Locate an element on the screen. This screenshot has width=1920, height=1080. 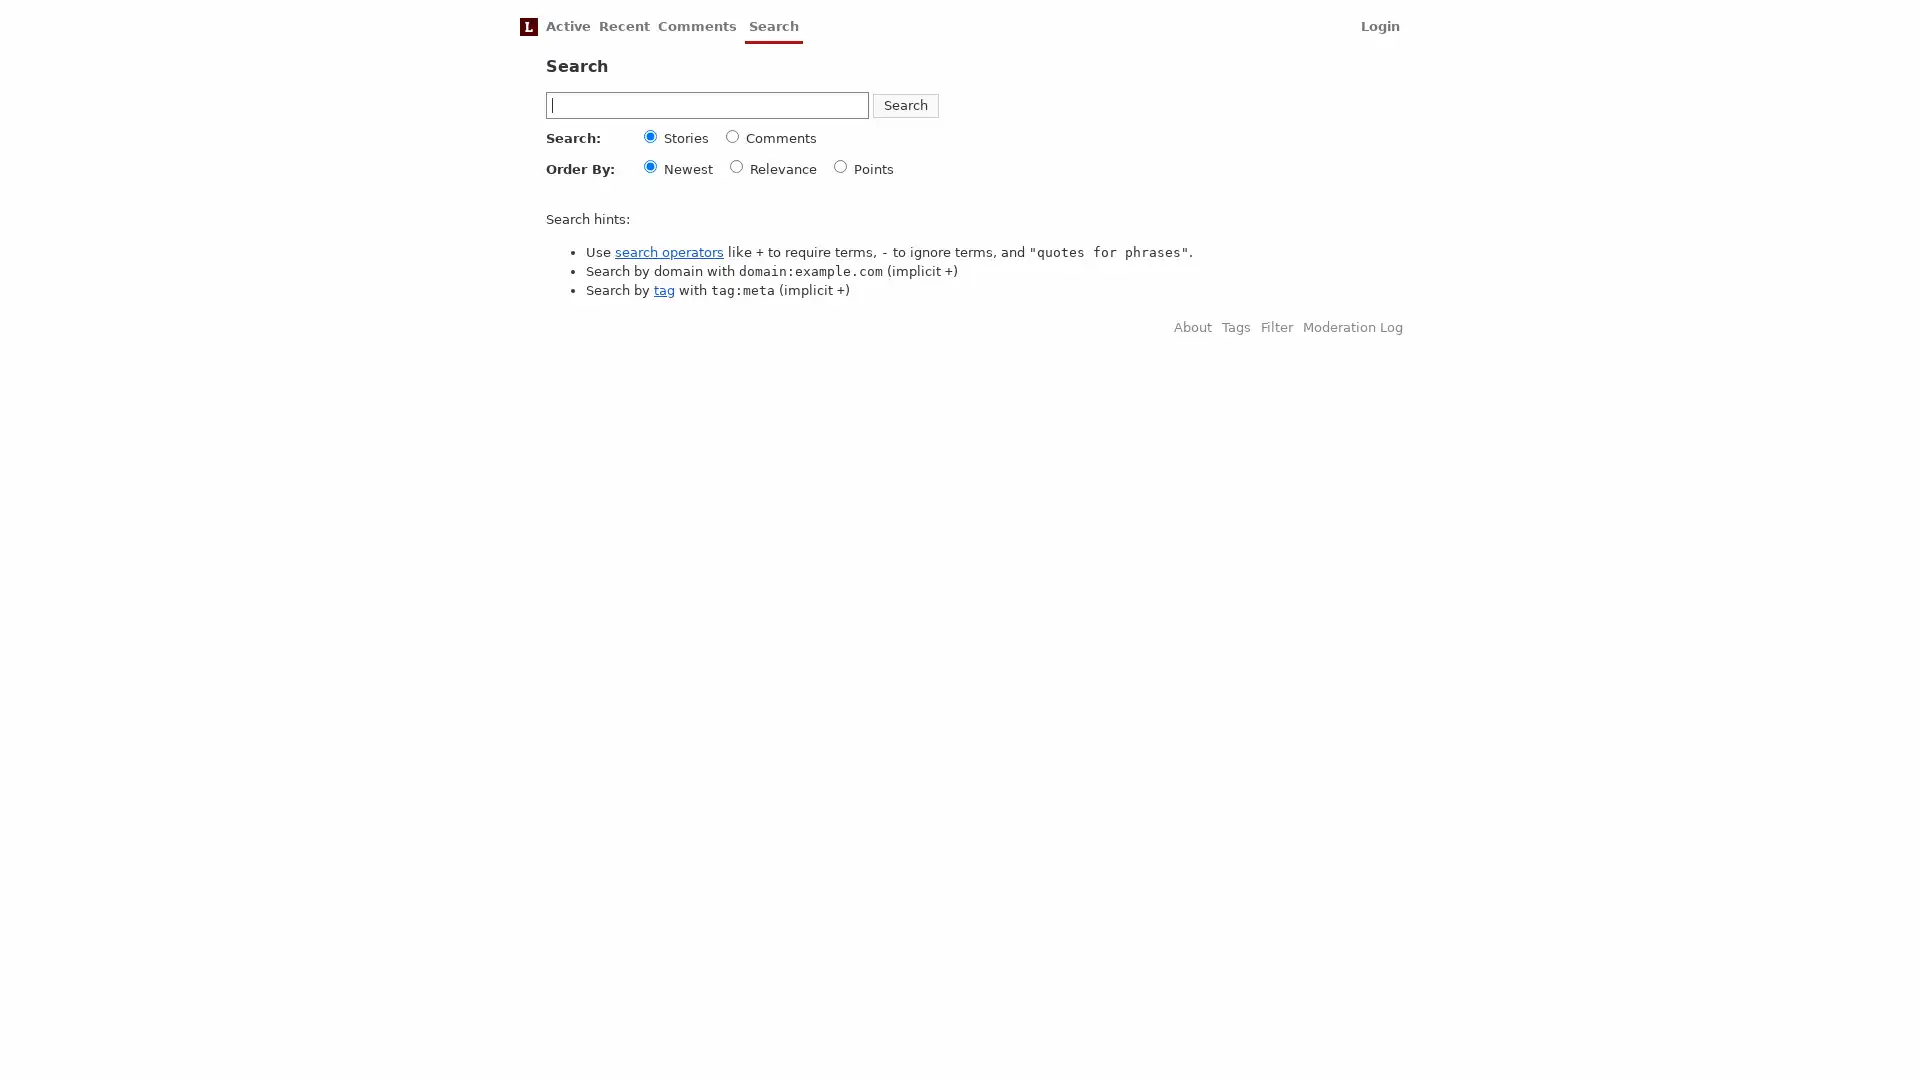
Search is located at coordinates (905, 104).